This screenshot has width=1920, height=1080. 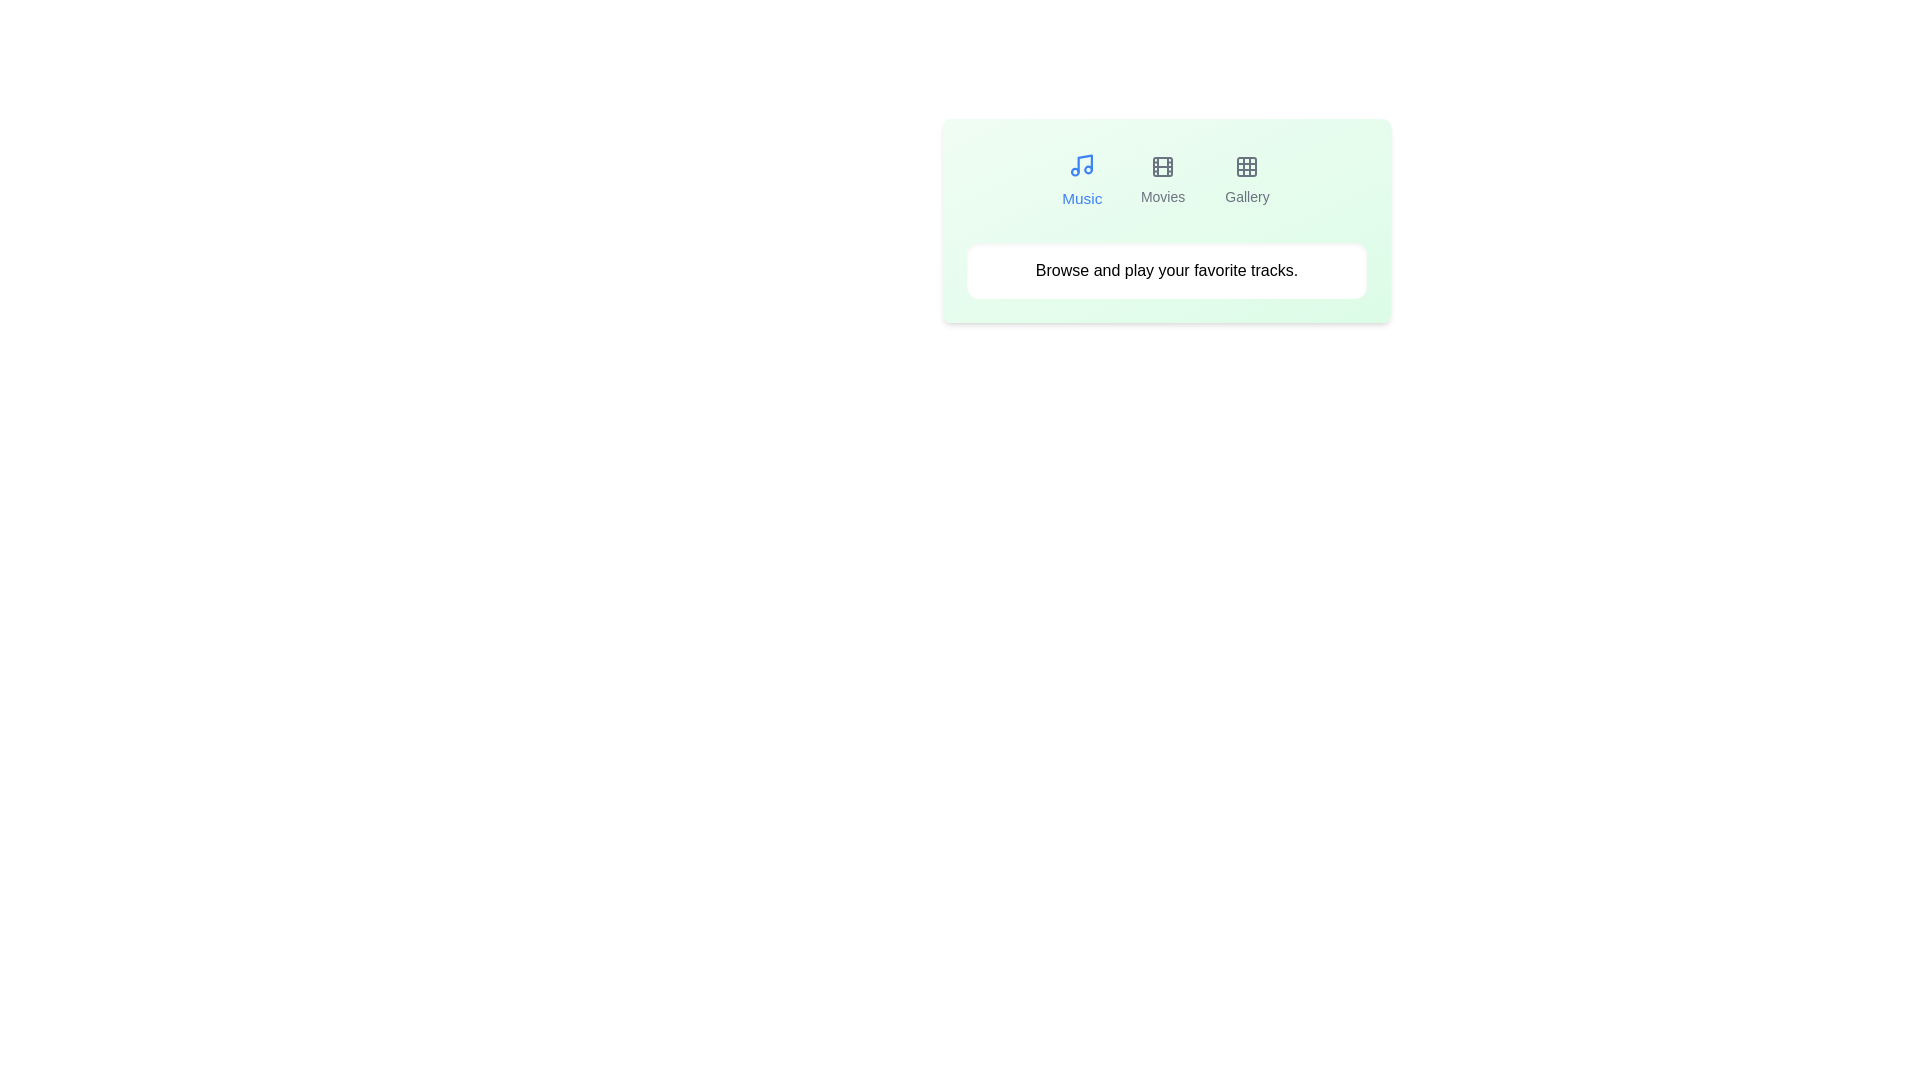 I want to click on the Gallery tab to view its content, so click(x=1246, y=181).